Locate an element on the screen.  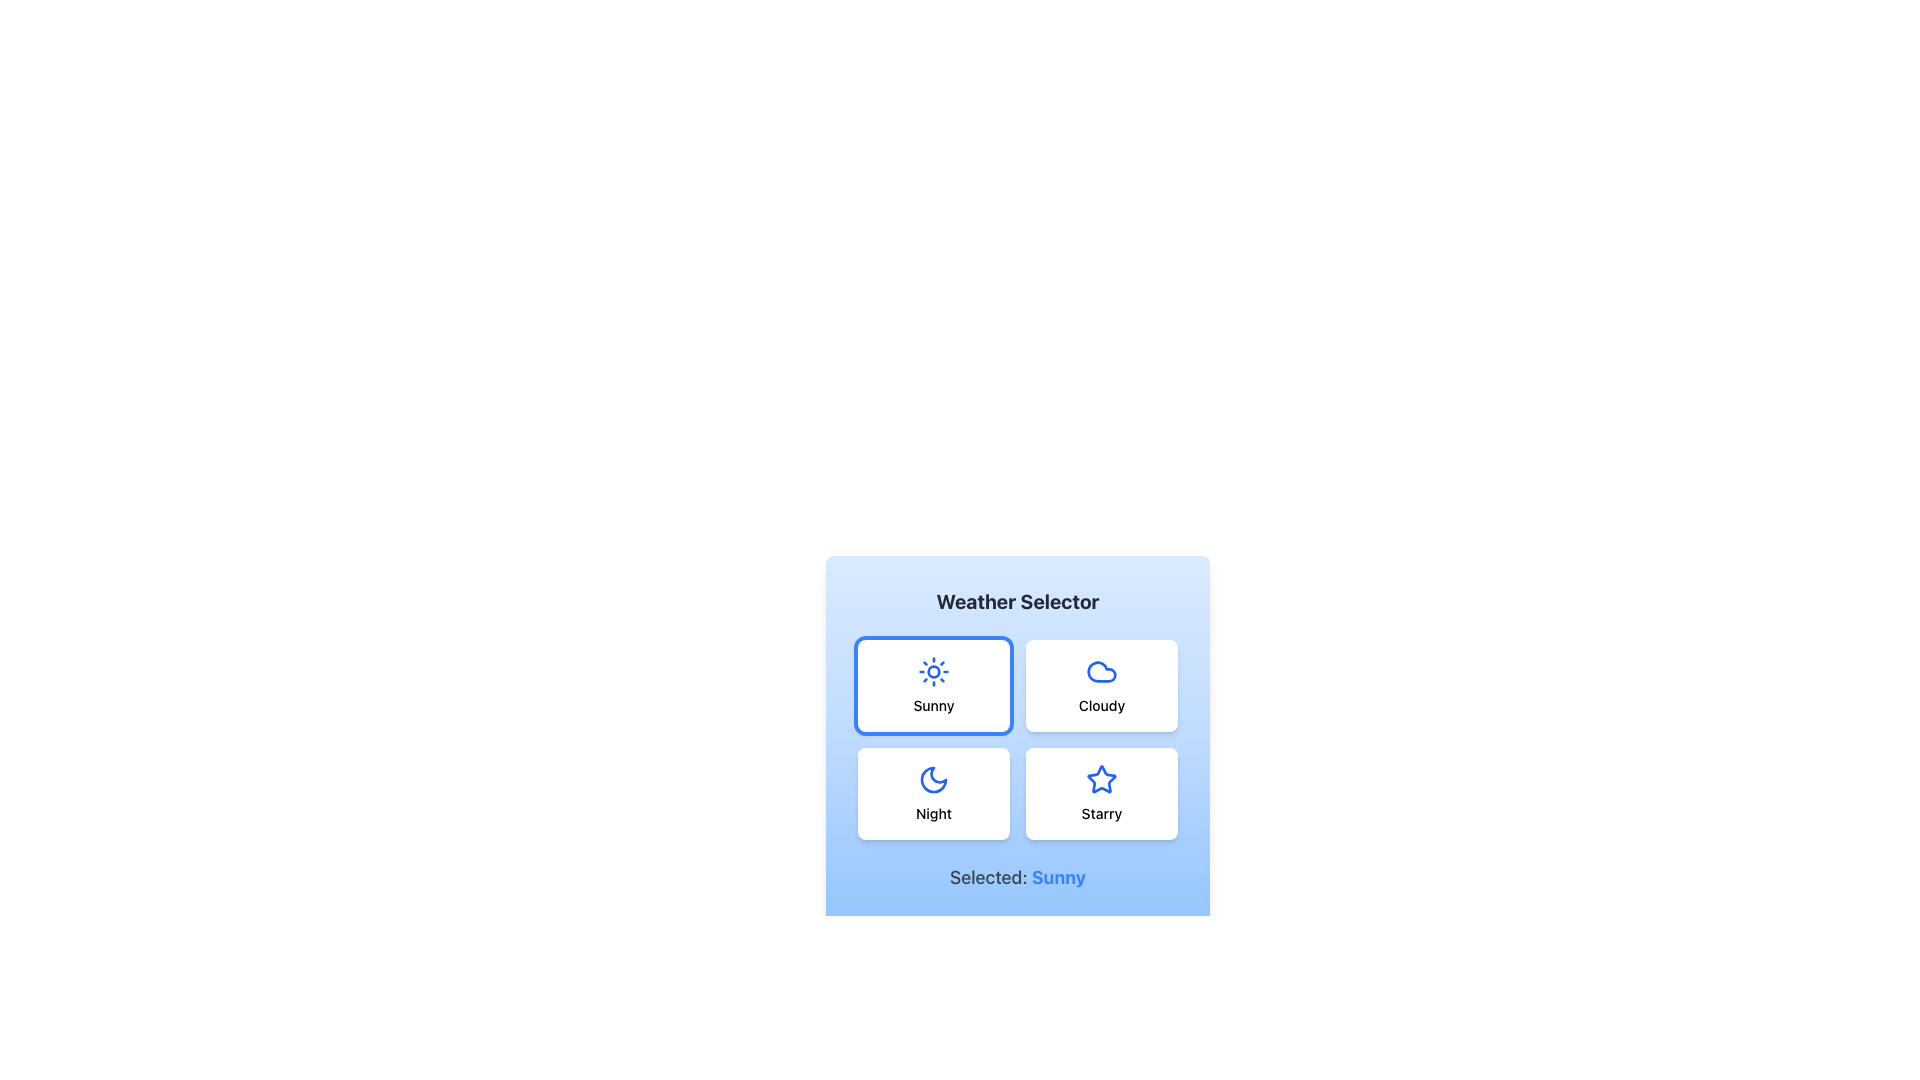
text label displaying the word 'Cloudy', which is styled in black and located below a cloud icon in the top-right corner of the weather options button grouping is located at coordinates (1101, 704).